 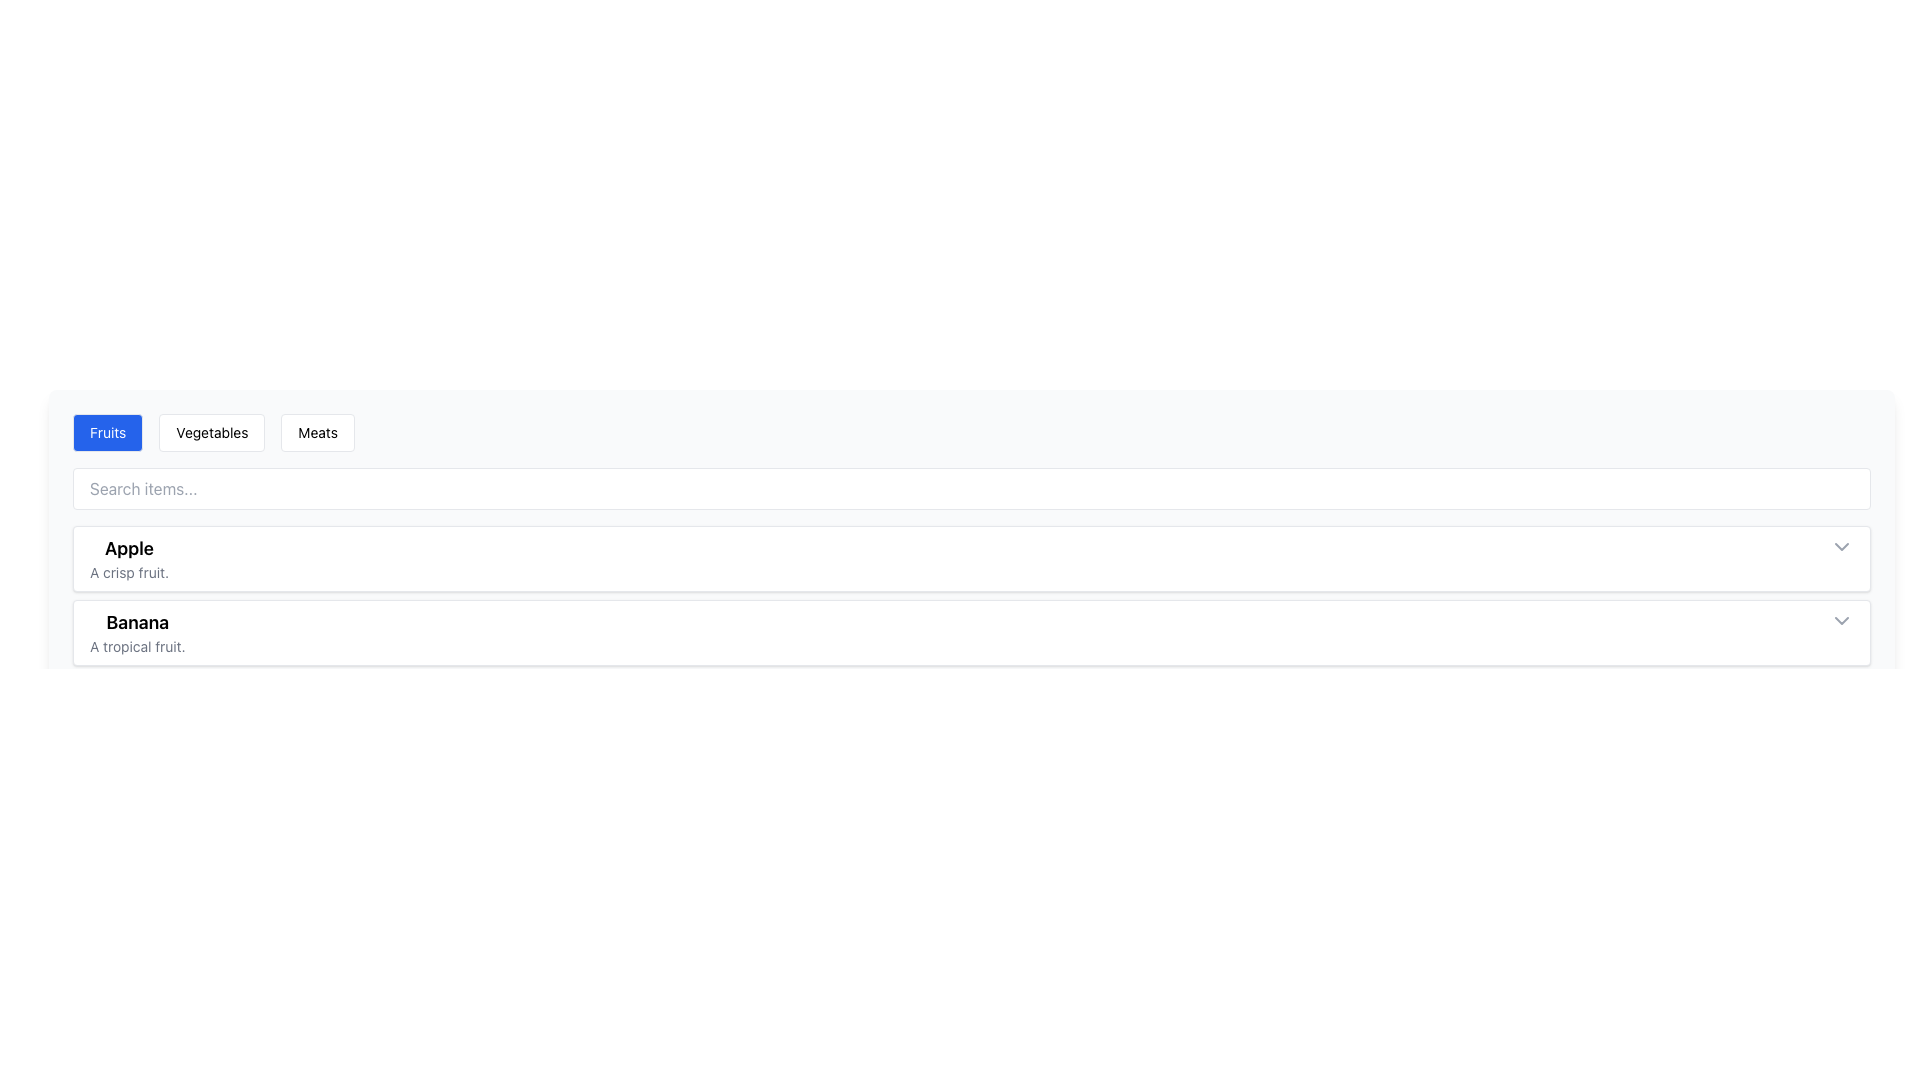 What do you see at coordinates (107, 431) in the screenshot?
I see `the 'Fruits' navigation button` at bounding box center [107, 431].